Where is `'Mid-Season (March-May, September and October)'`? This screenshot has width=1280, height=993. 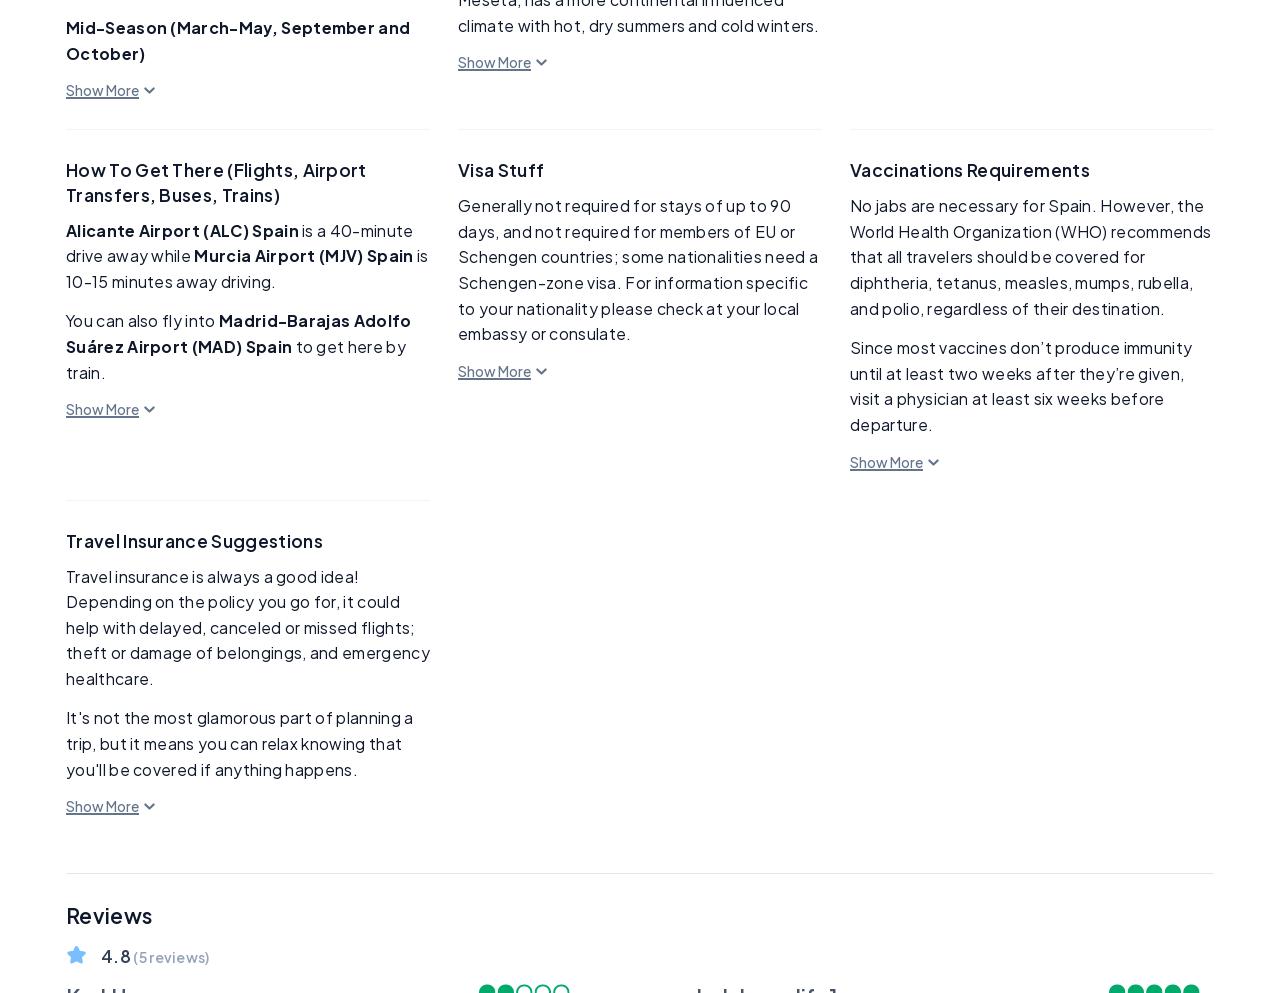
'Mid-Season (March-May, September and October)' is located at coordinates (237, 39).